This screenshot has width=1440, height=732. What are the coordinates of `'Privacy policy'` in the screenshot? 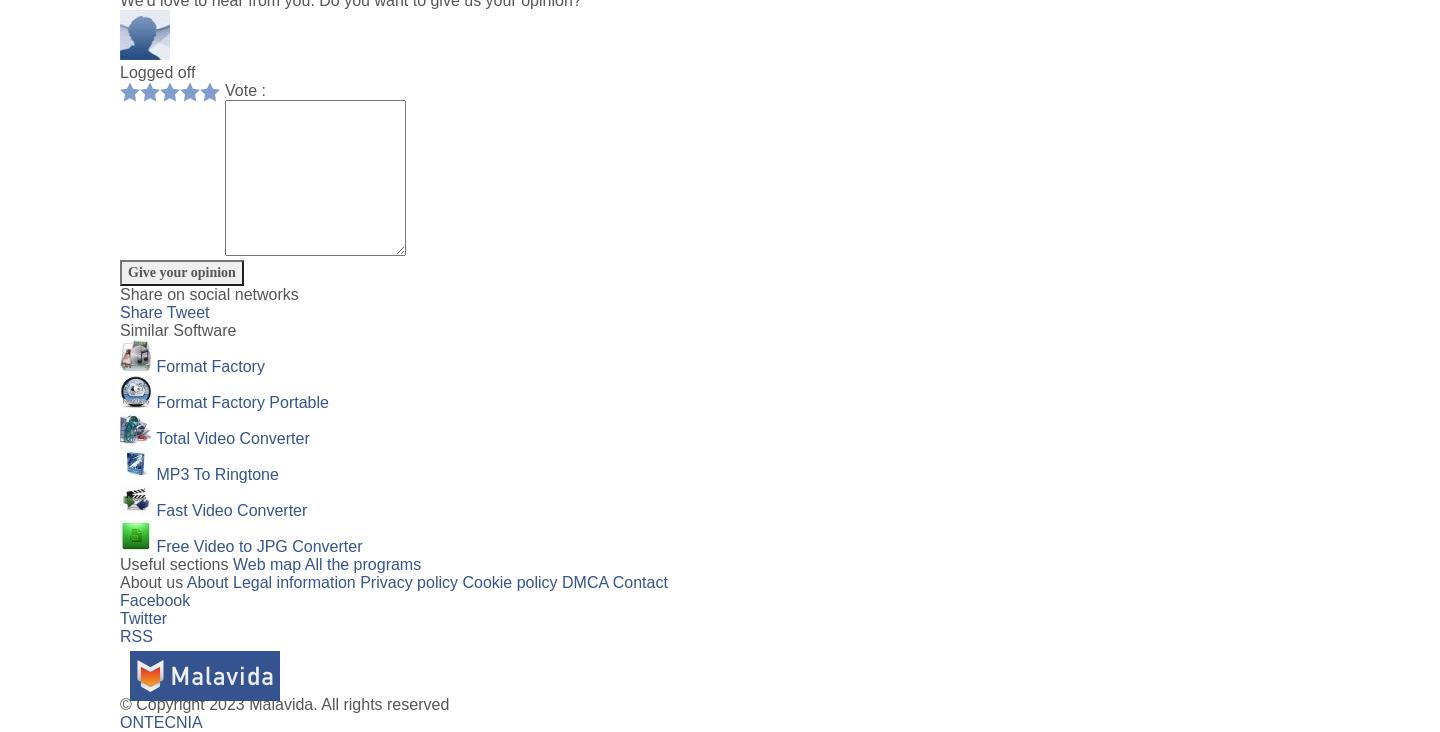 It's located at (407, 581).